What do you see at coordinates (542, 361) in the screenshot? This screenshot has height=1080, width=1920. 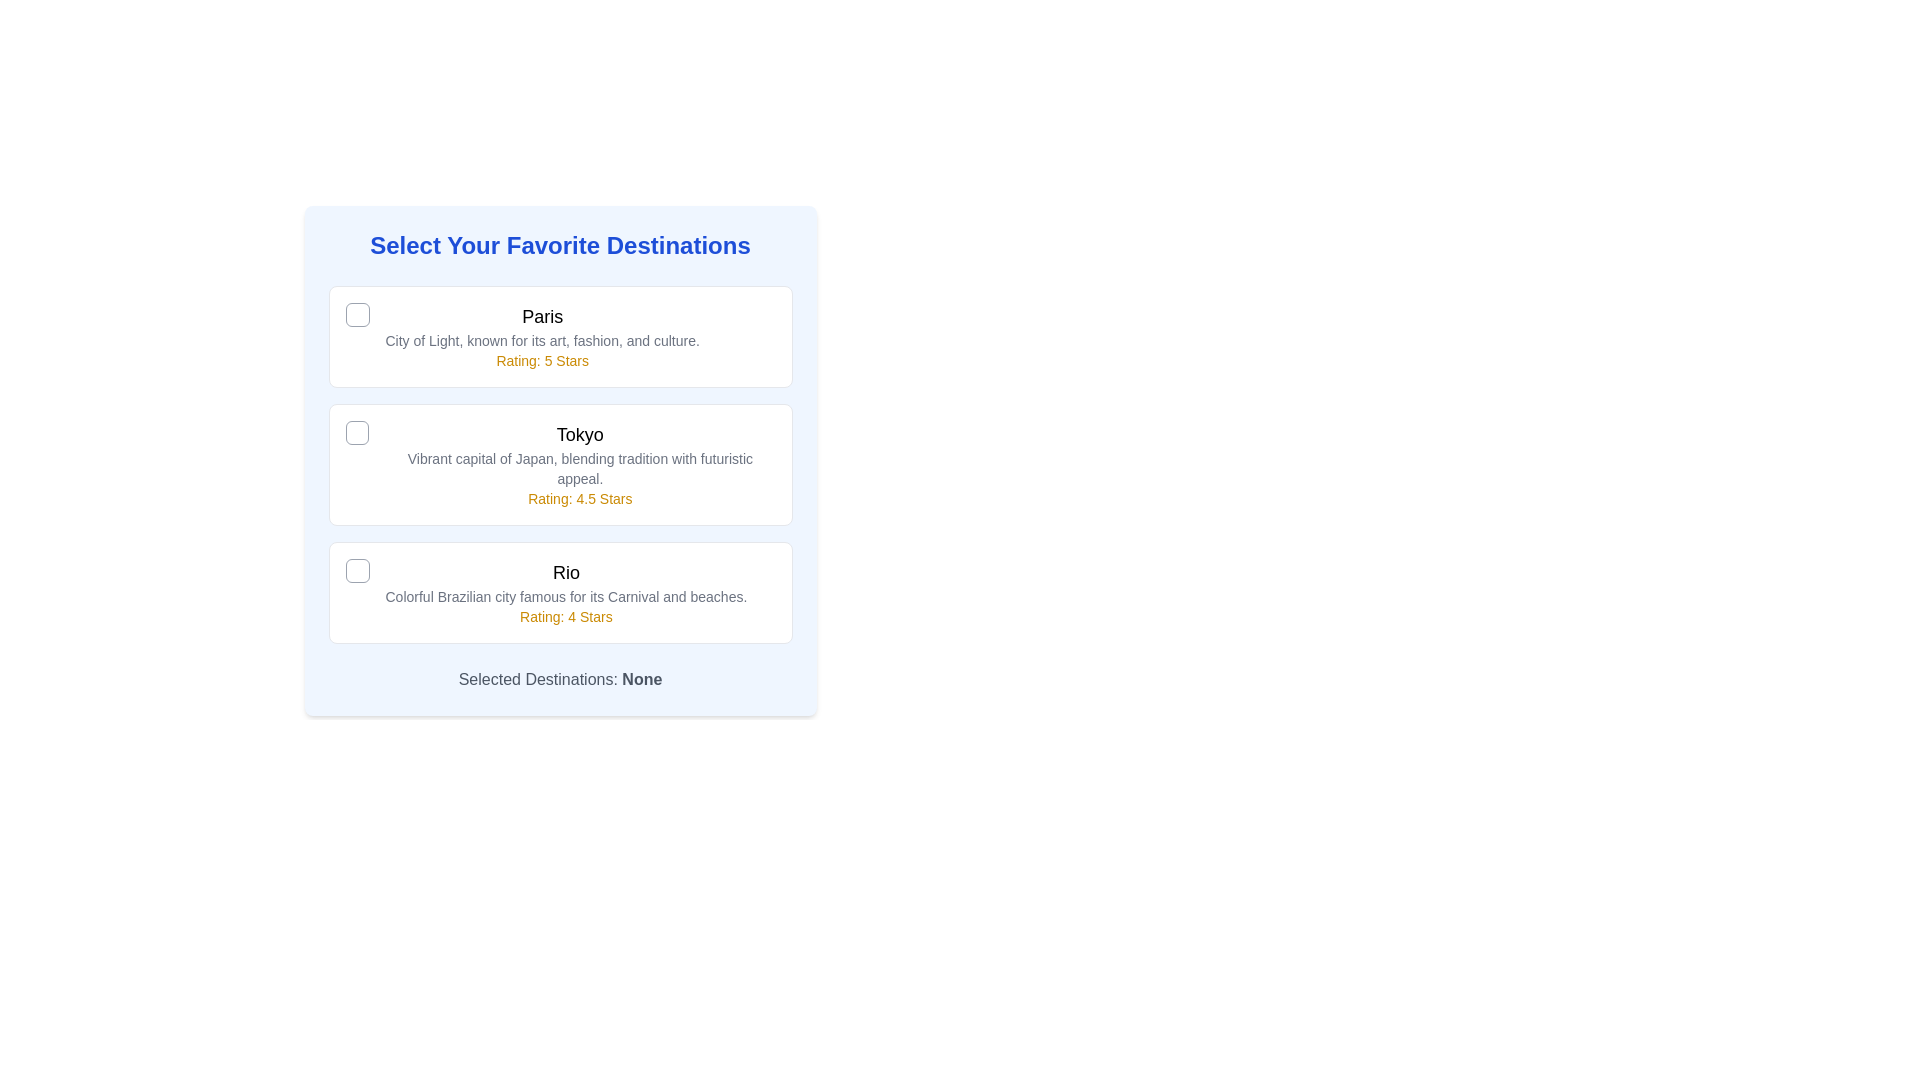 I see `the label displaying 'Rating: 5 Stars', which is styled in yellow-gold color and positioned below the description of 'Paris'` at bounding box center [542, 361].